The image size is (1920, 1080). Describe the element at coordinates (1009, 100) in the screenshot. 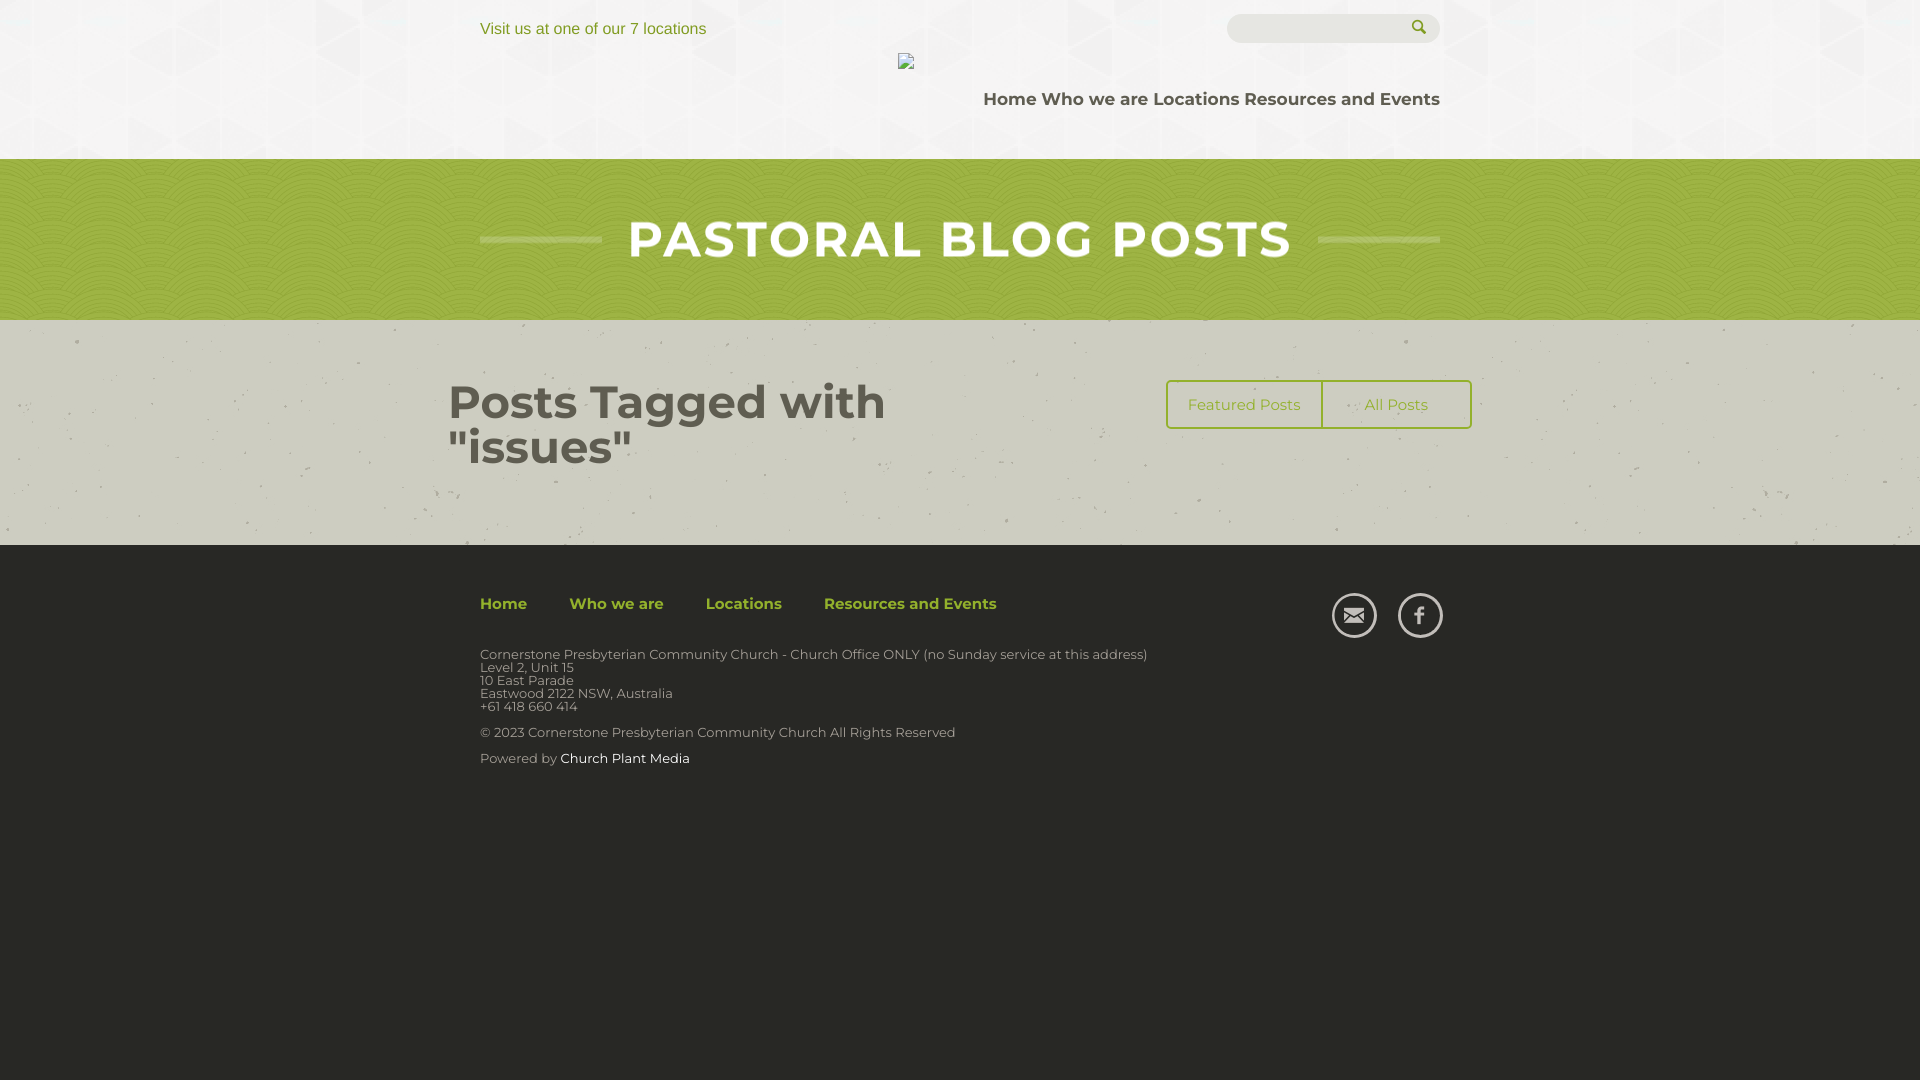

I see `'Home'` at that location.